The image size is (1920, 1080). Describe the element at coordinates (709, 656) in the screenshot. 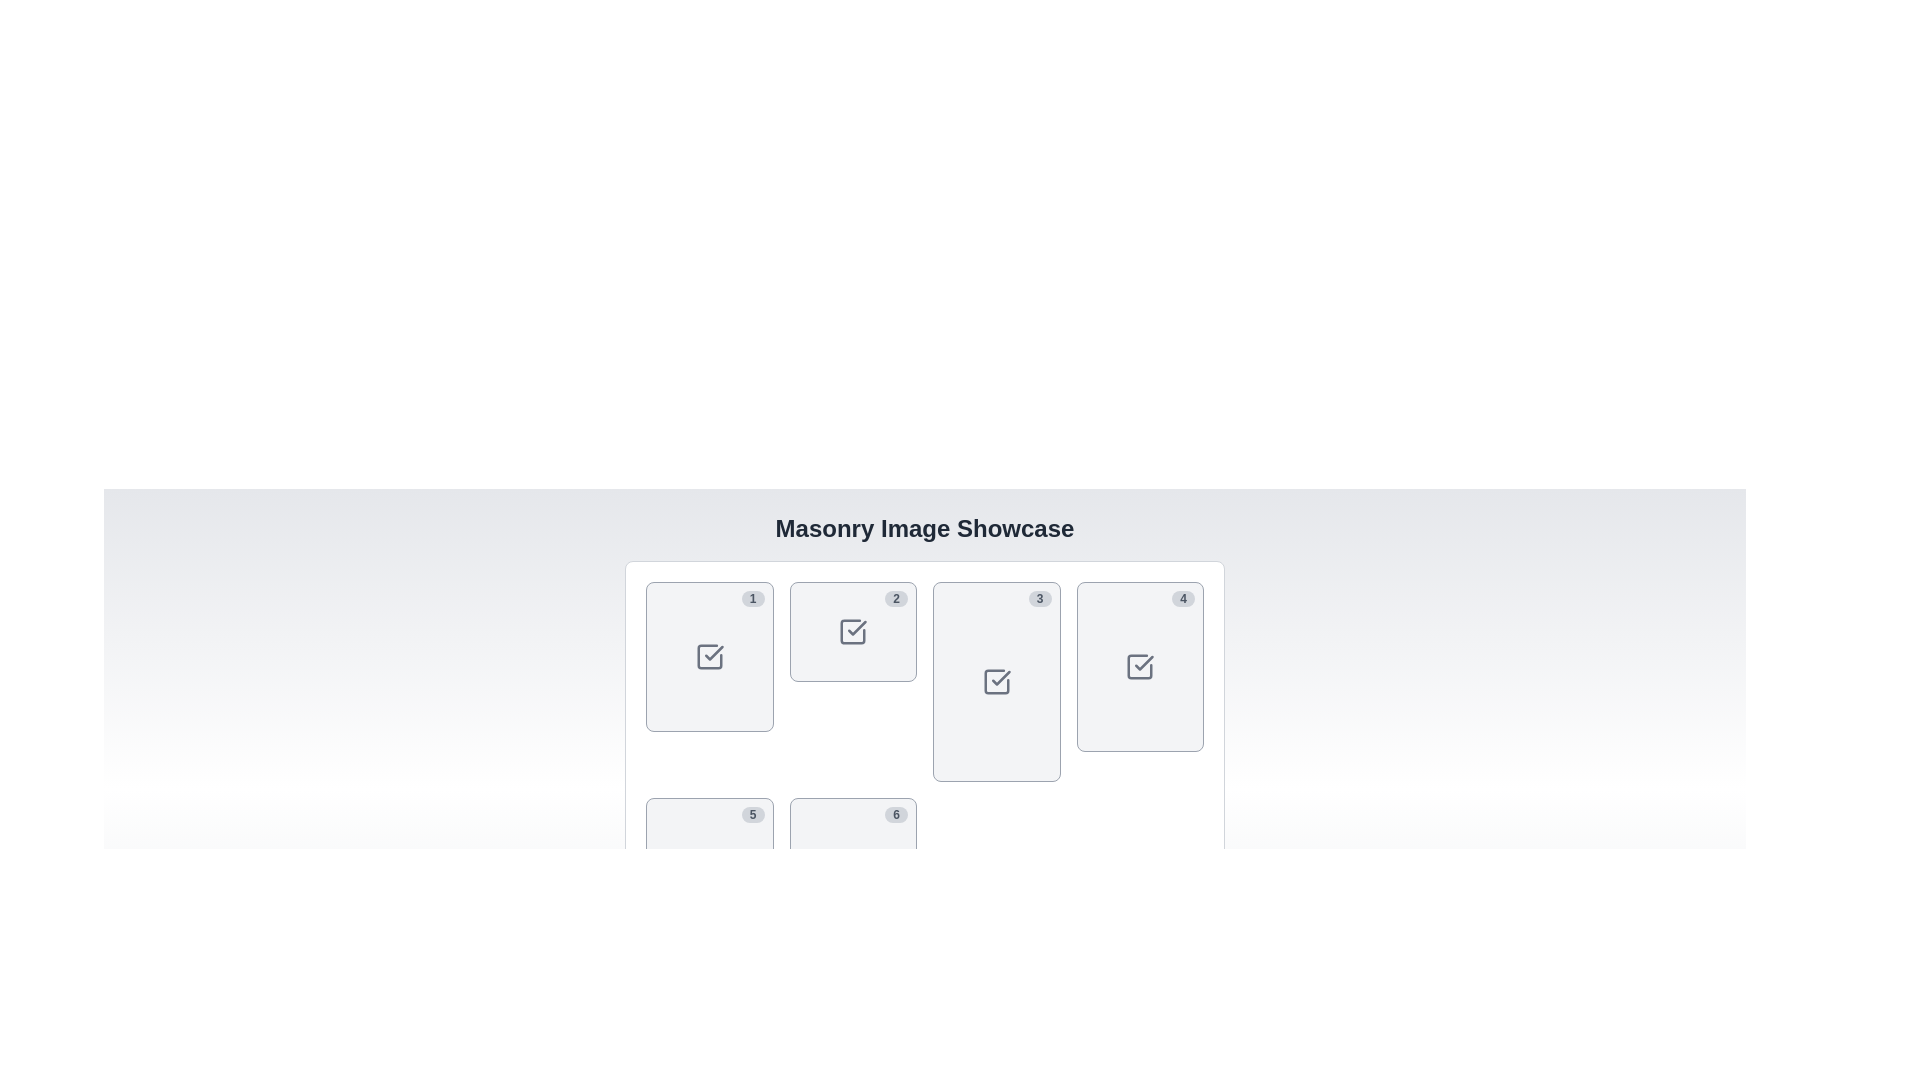

I see `the checkbox centered within the first card labeled with the number 1` at that location.